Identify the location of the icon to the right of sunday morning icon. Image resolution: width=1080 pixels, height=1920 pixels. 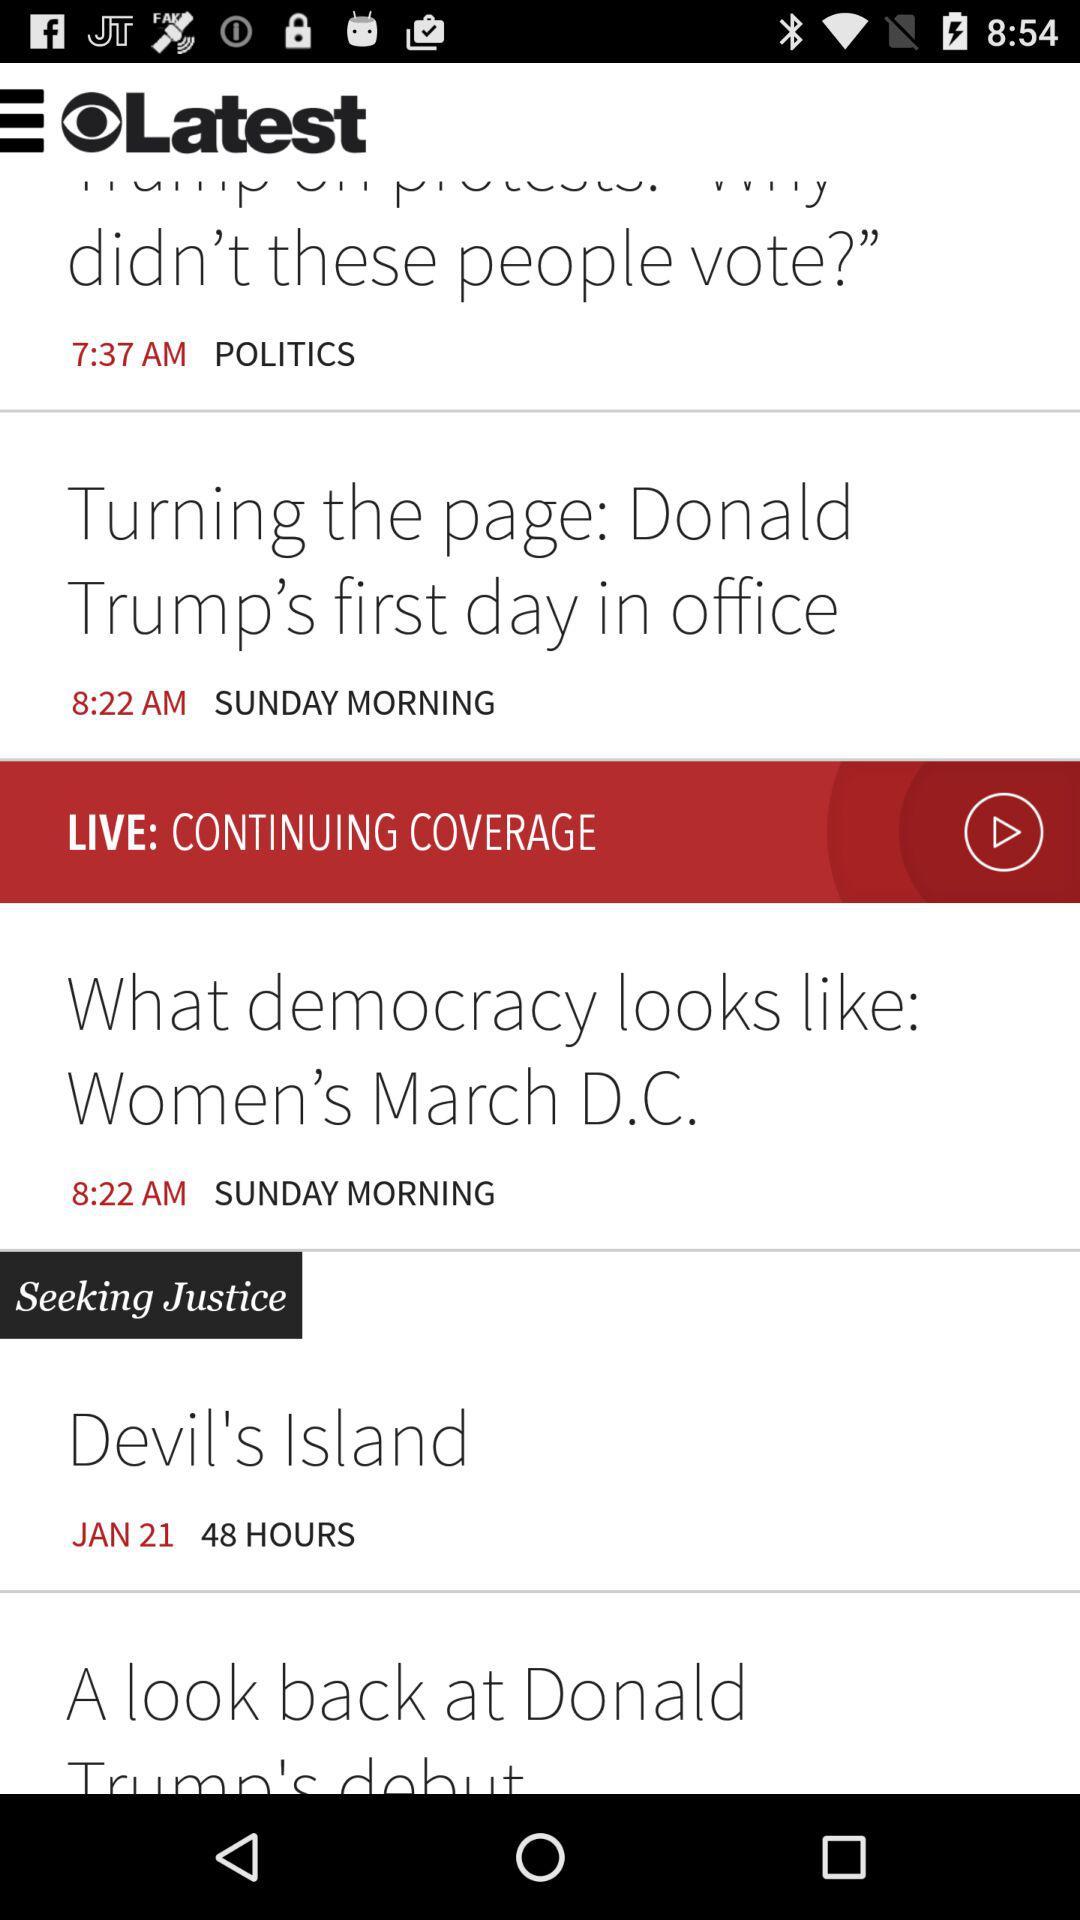
(947, 832).